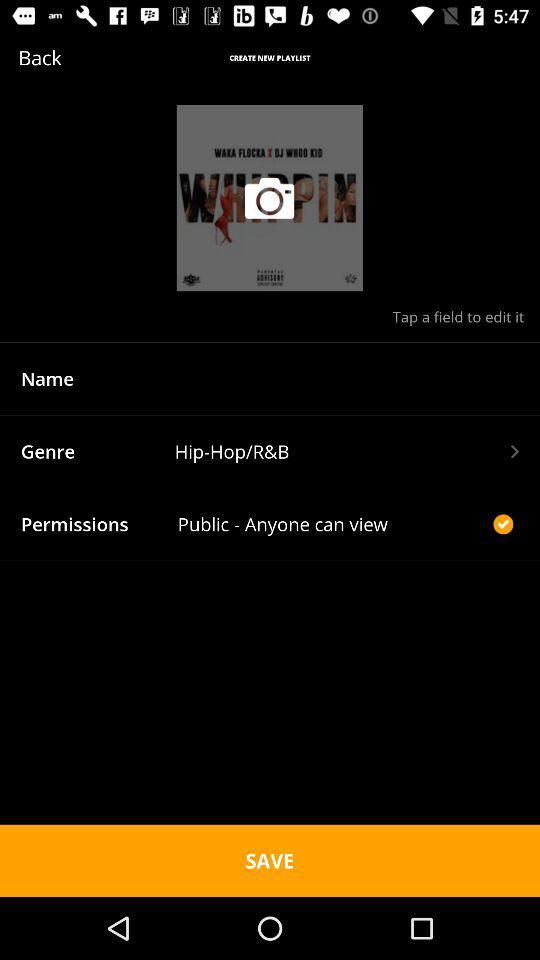 The image size is (540, 960). I want to click on the text field hiphoprb  which is beside genre, so click(346, 451).